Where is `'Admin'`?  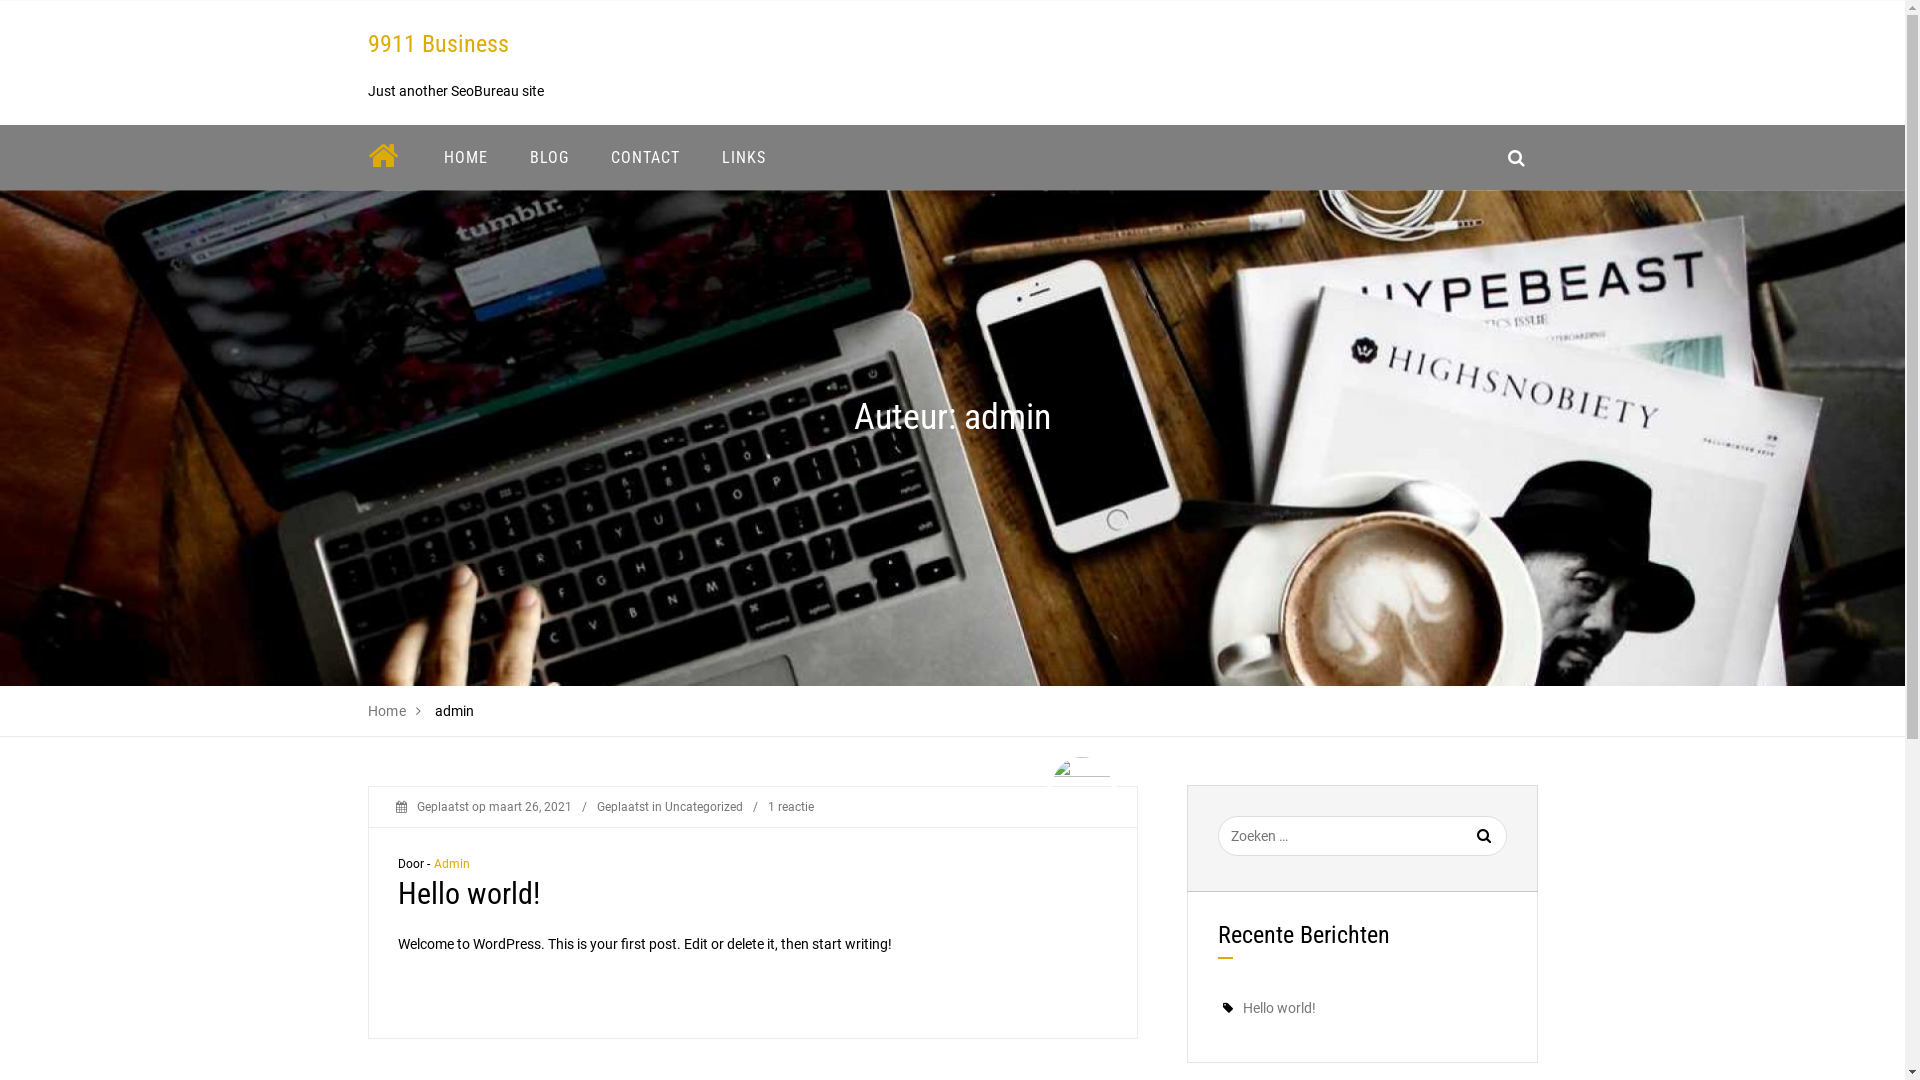
'Admin' is located at coordinates (451, 863).